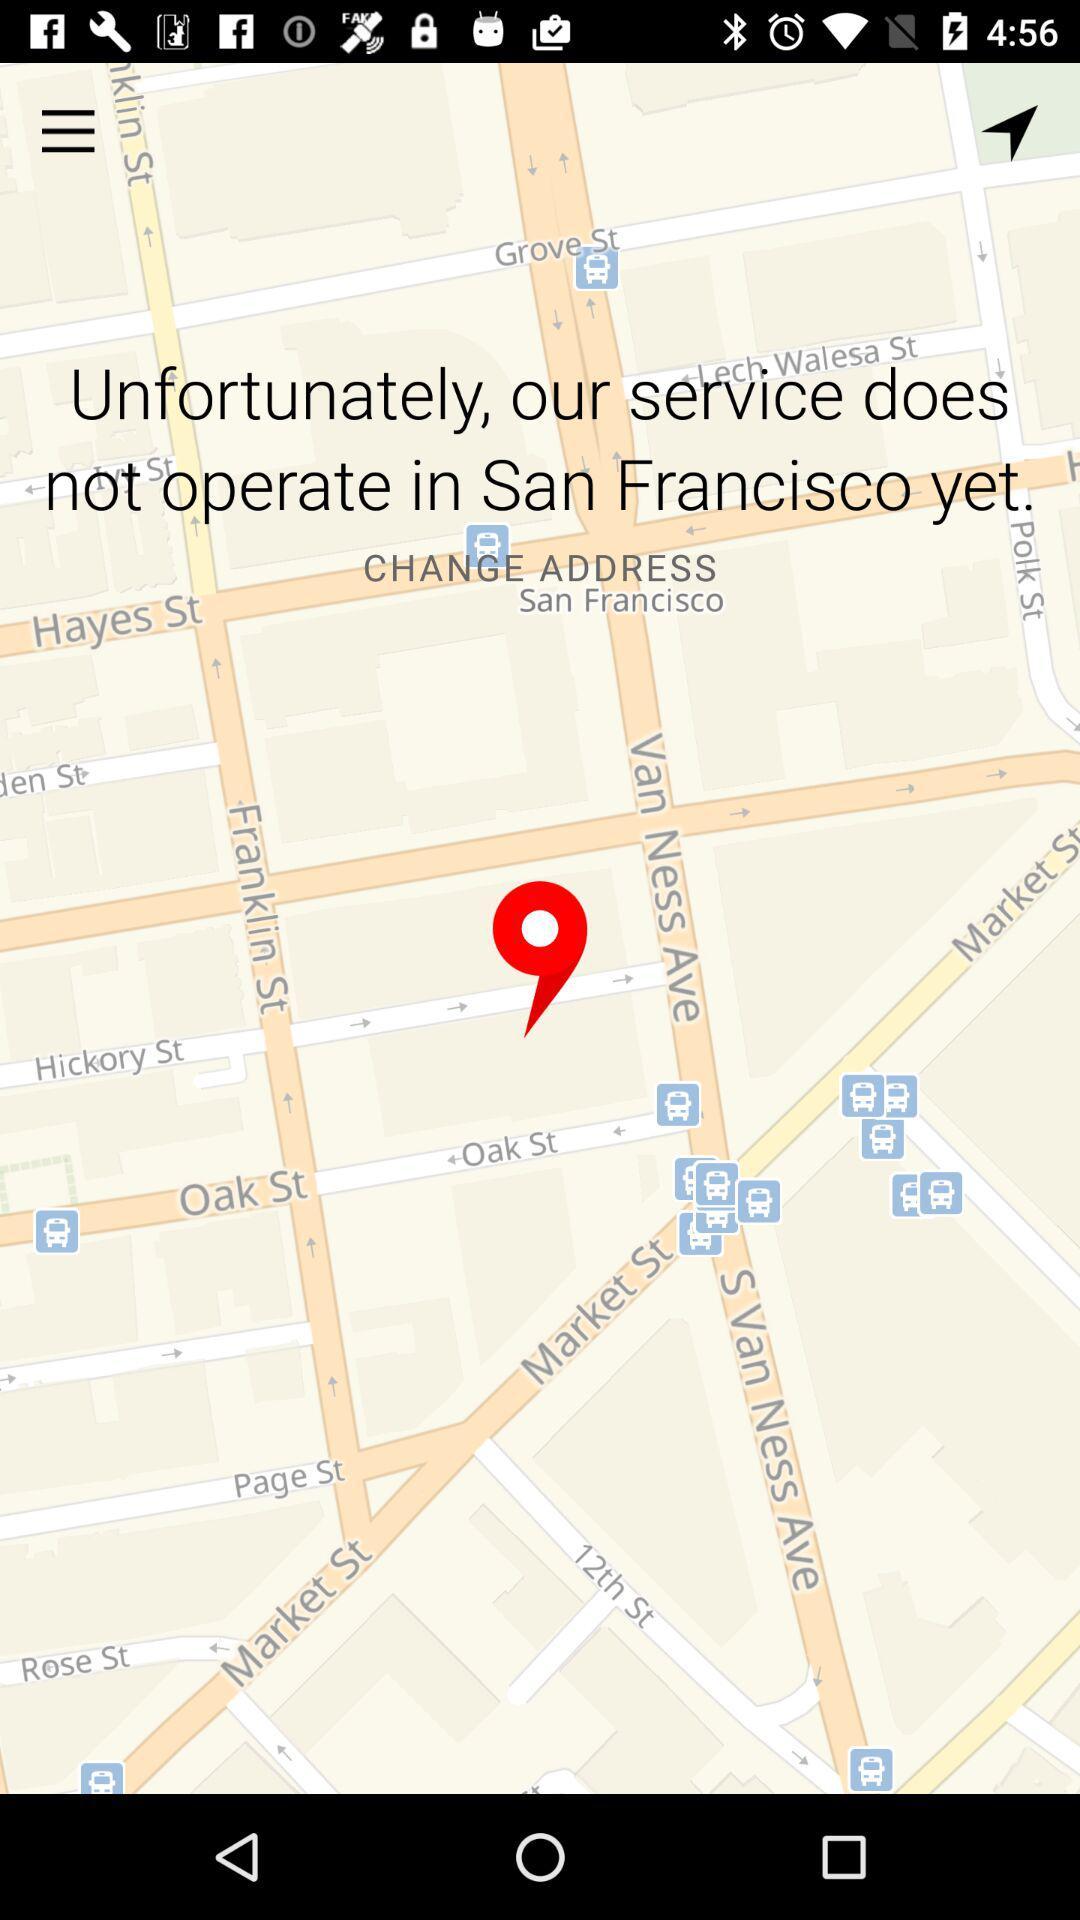 This screenshot has width=1080, height=1920. Describe the element at coordinates (540, 960) in the screenshot. I see `open pin information` at that location.